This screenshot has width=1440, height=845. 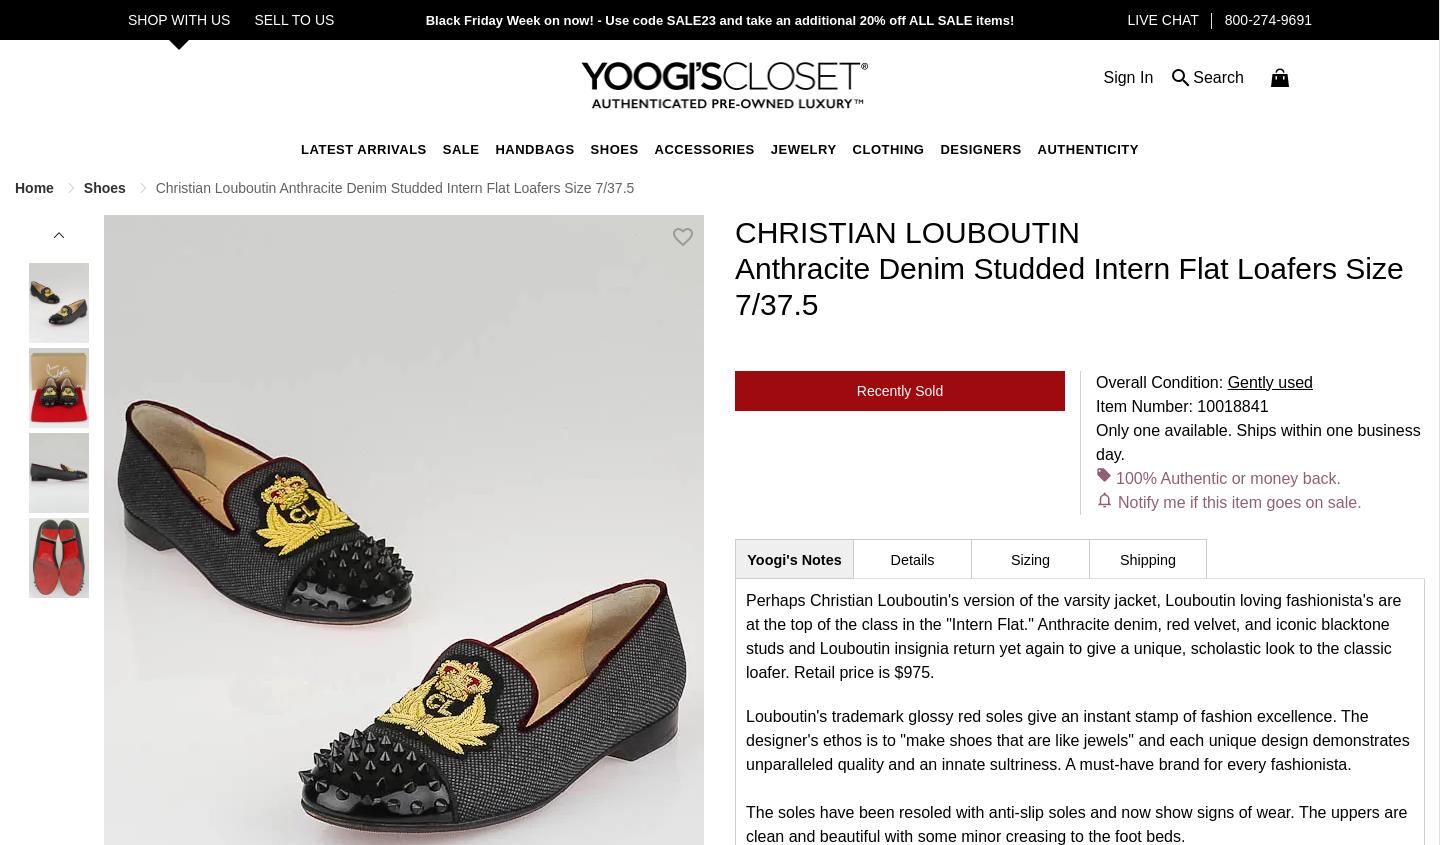 What do you see at coordinates (1223, 19) in the screenshot?
I see `'800-274-9691'` at bounding box center [1223, 19].